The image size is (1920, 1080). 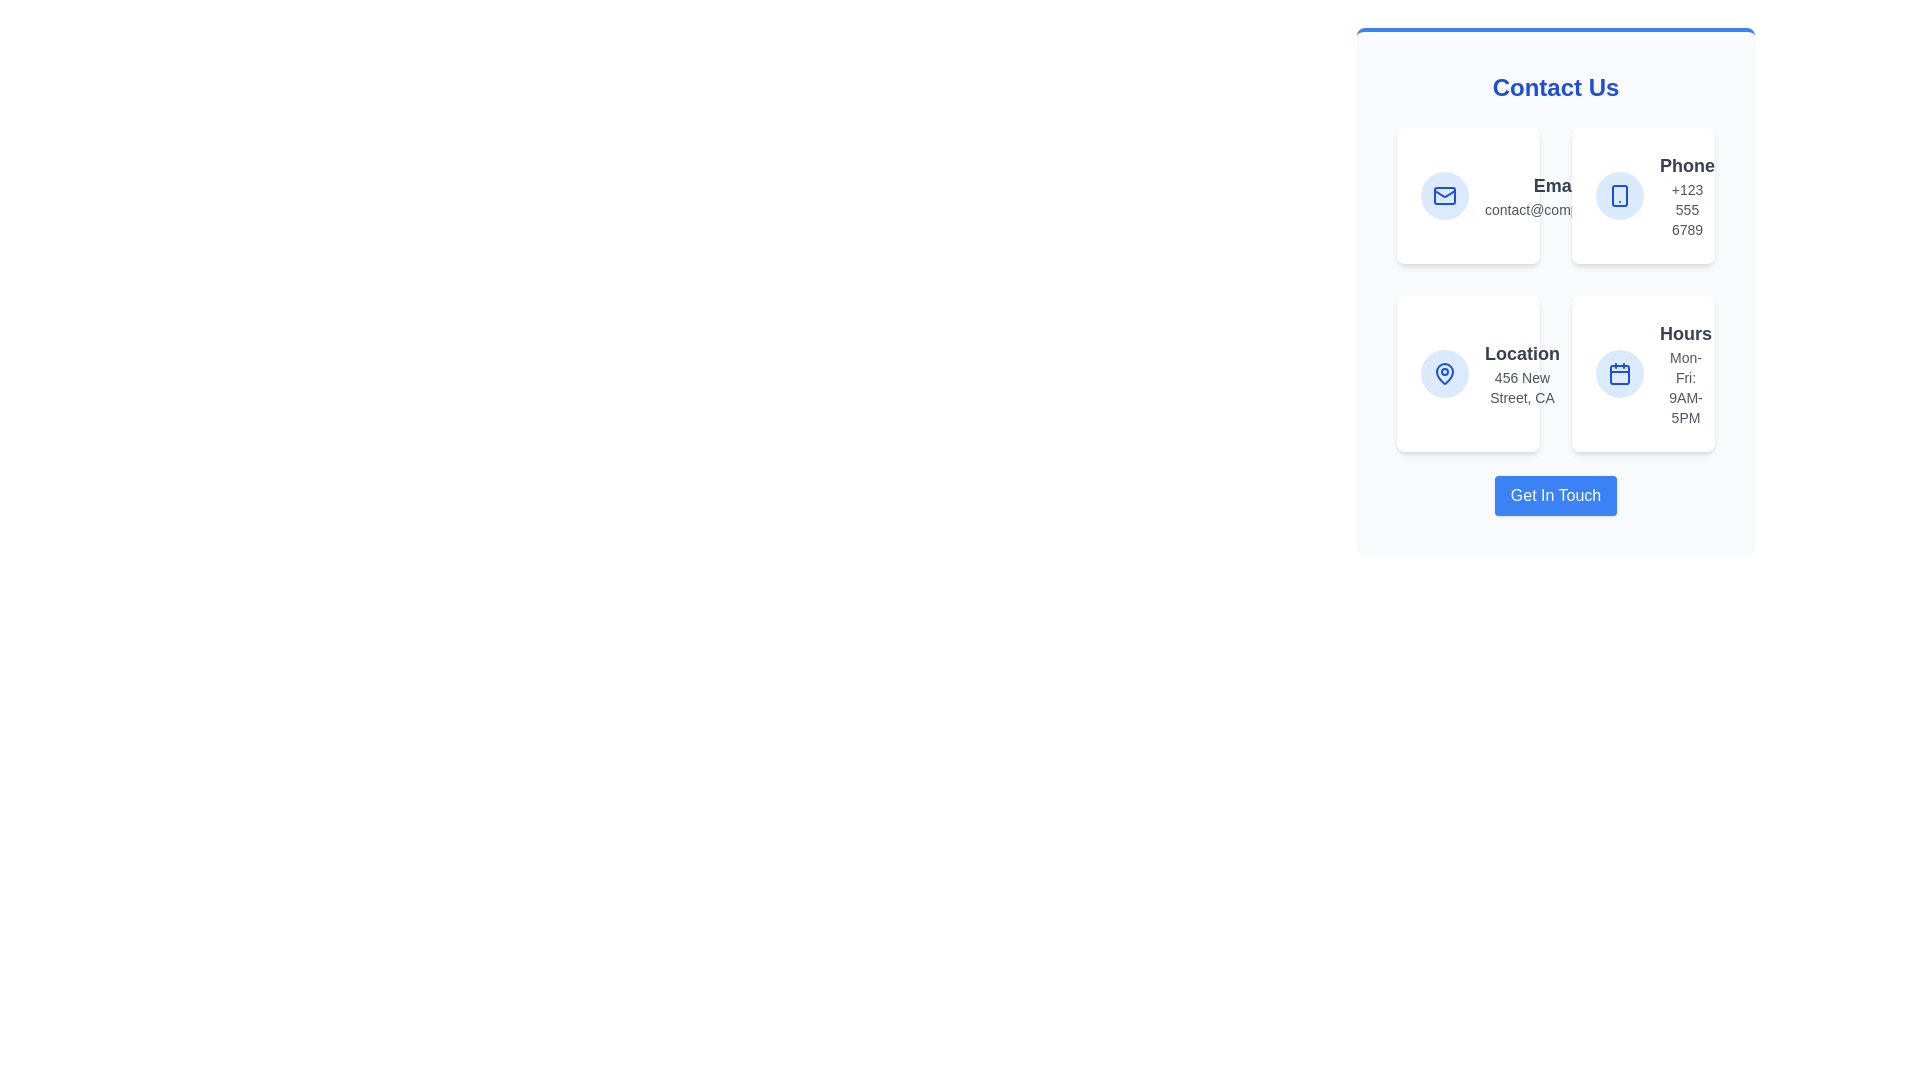 What do you see at coordinates (1444, 196) in the screenshot?
I see `the mail icon that visually represents an envelope, located in the upper-left position of the first card in the 'Contact Us' section, which is accompanied by the text labeled 'Email'` at bounding box center [1444, 196].